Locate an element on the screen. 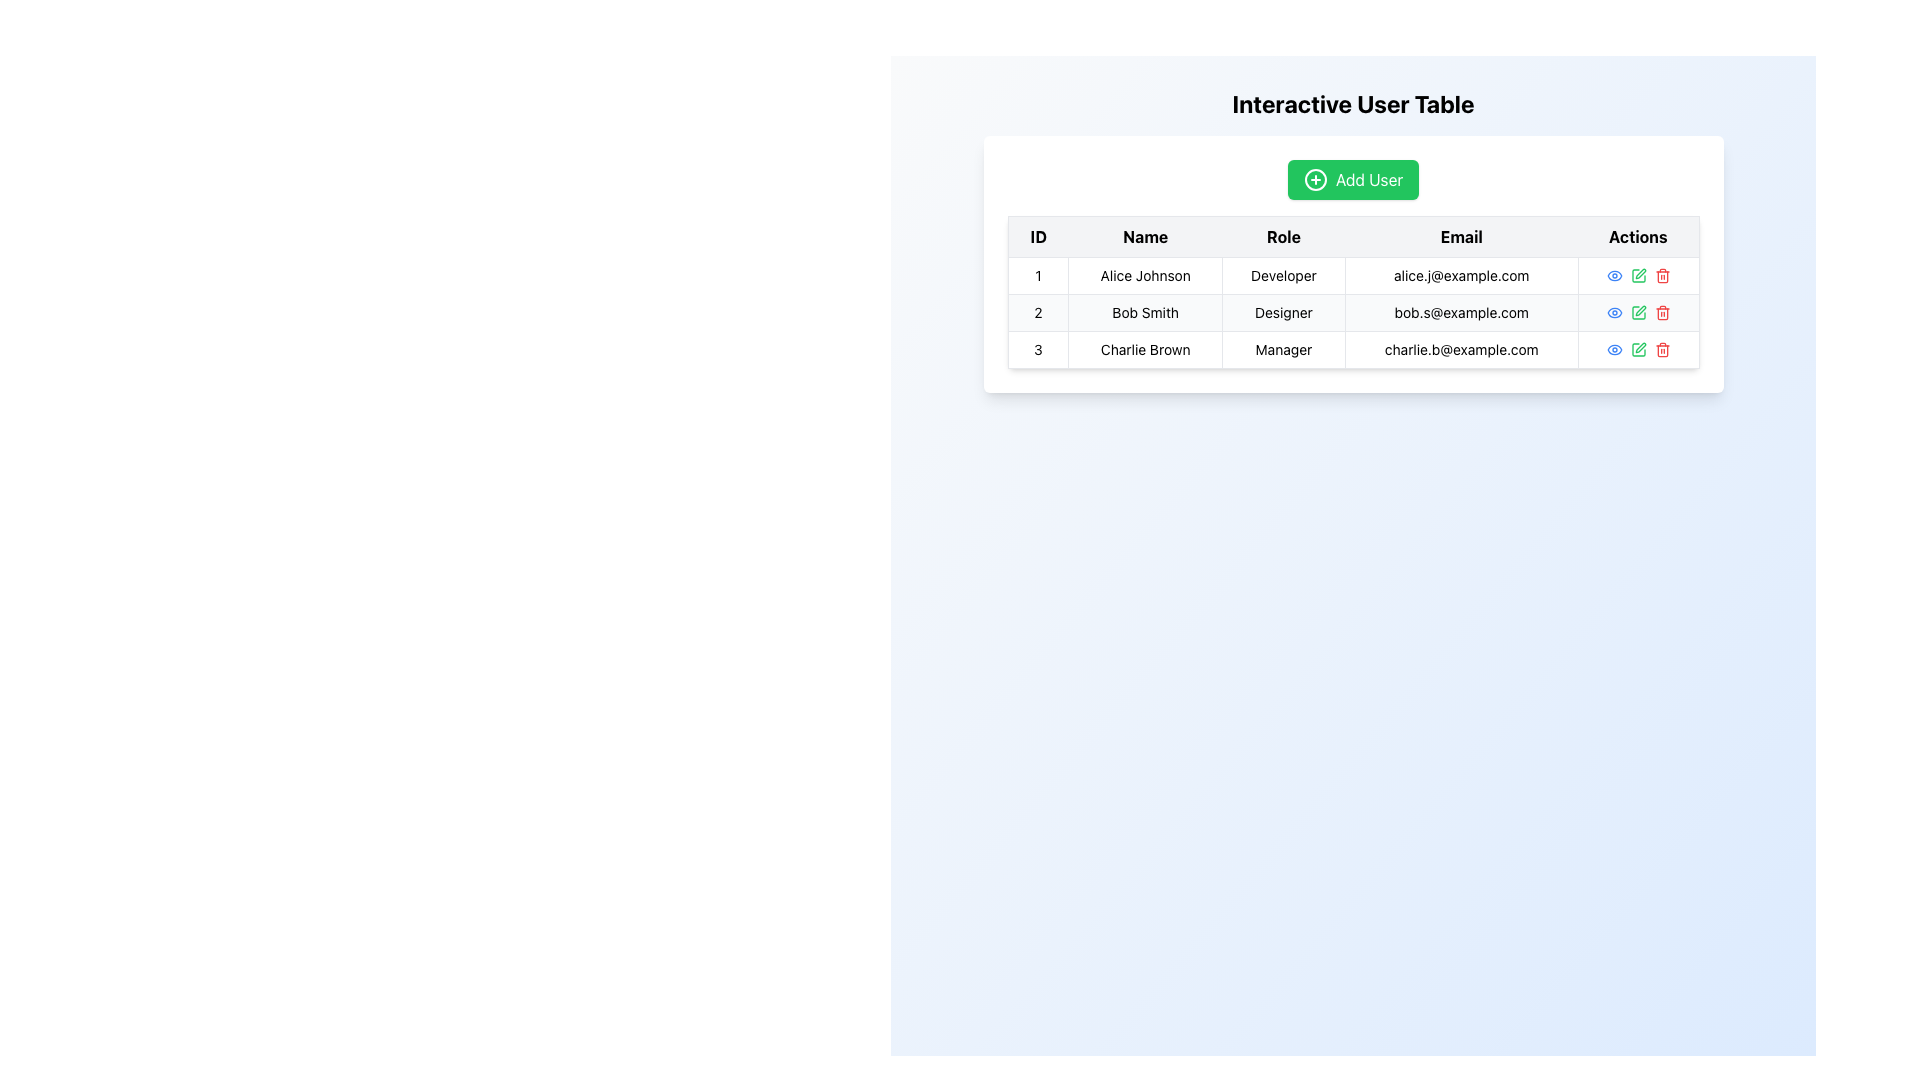  the text label displaying 'Charlie Brown' located in the third row of the table under the 'Name' column, positioned between ID '3' and role 'Manager' is located at coordinates (1145, 349).